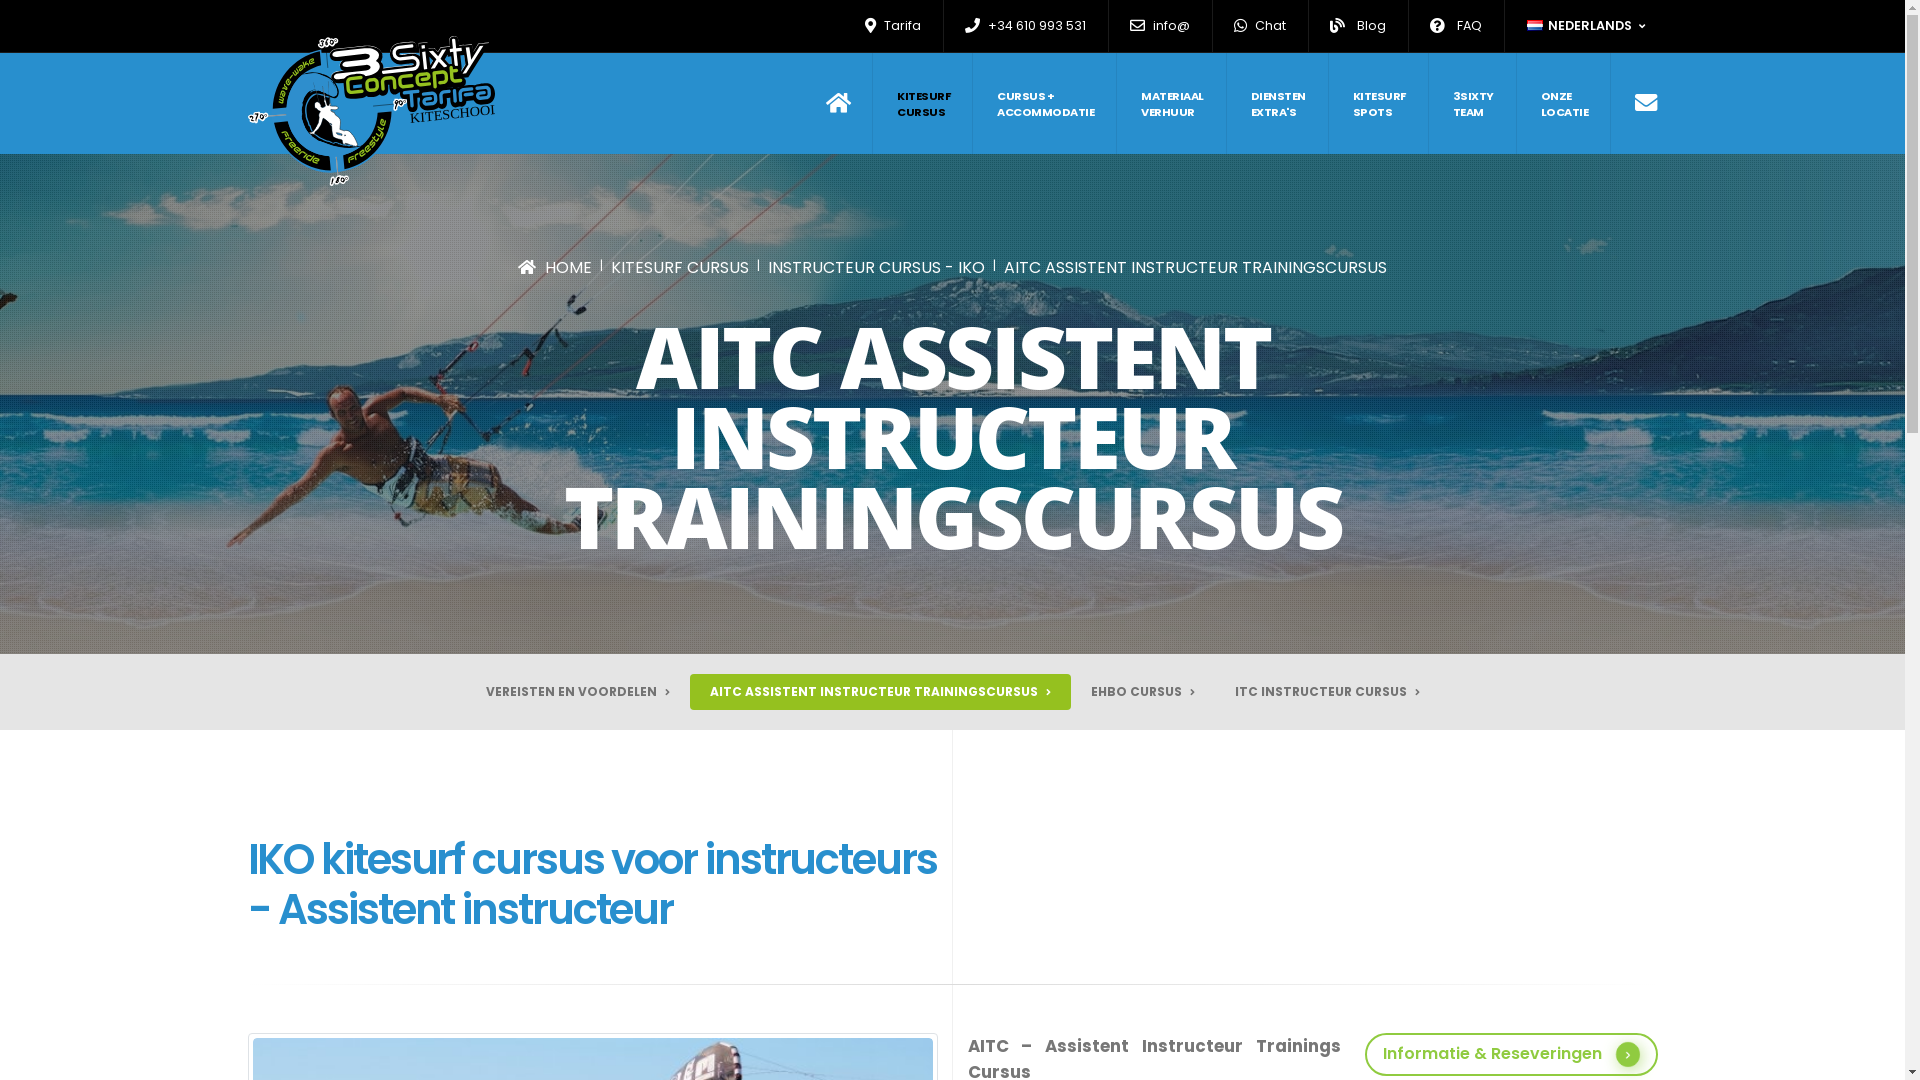  What do you see at coordinates (1473, 103) in the screenshot?
I see `'3SIXTY TEAM'` at bounding box center [1473, 103].